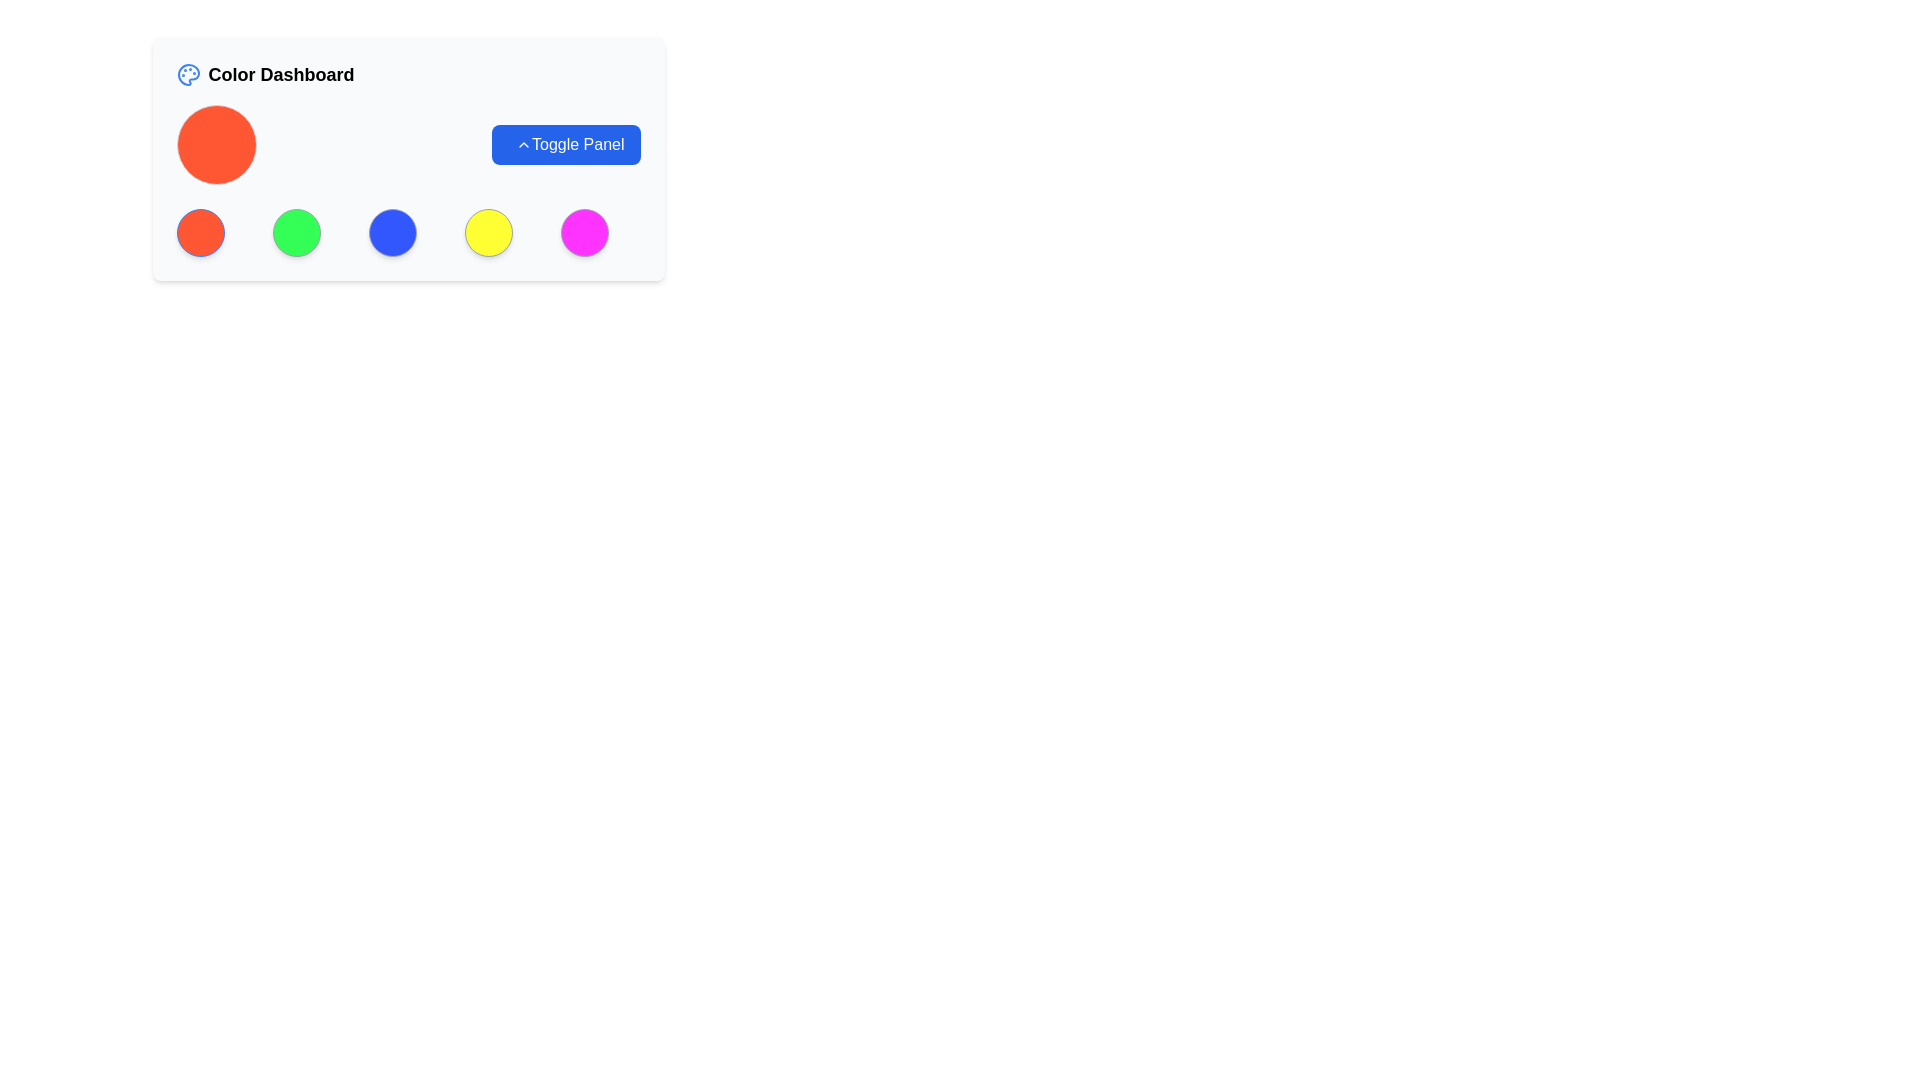 The width and height of the screenshot is (1920, 1080). Describe the element at coordinates (523, 144) in the screenshot. I see `the upward-pointing chevron icon located on the right side within the 'Toggle Panel' button` at that location.